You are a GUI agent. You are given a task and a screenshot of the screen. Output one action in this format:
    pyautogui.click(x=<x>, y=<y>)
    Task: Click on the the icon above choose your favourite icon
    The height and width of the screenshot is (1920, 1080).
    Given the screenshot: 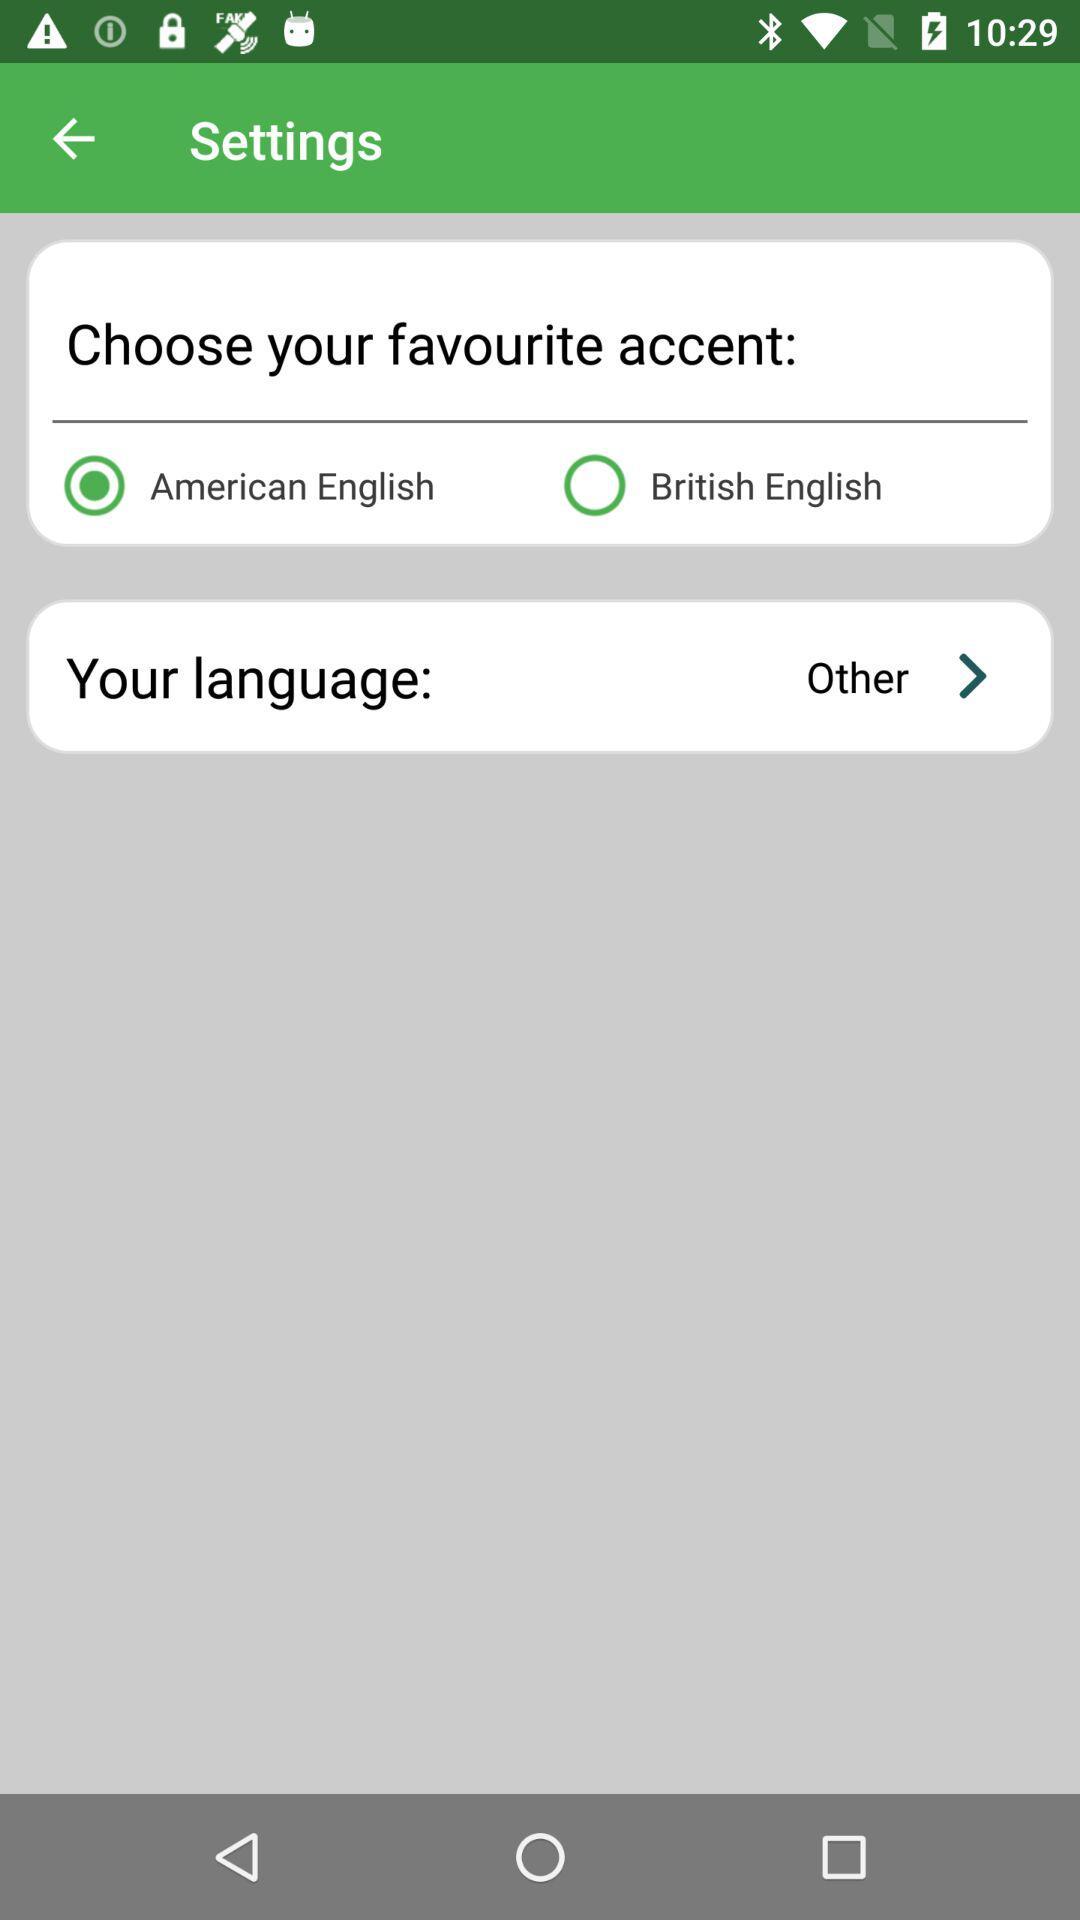 What is the action you would take?
    pyautogui.click(x=72, y=138)
    